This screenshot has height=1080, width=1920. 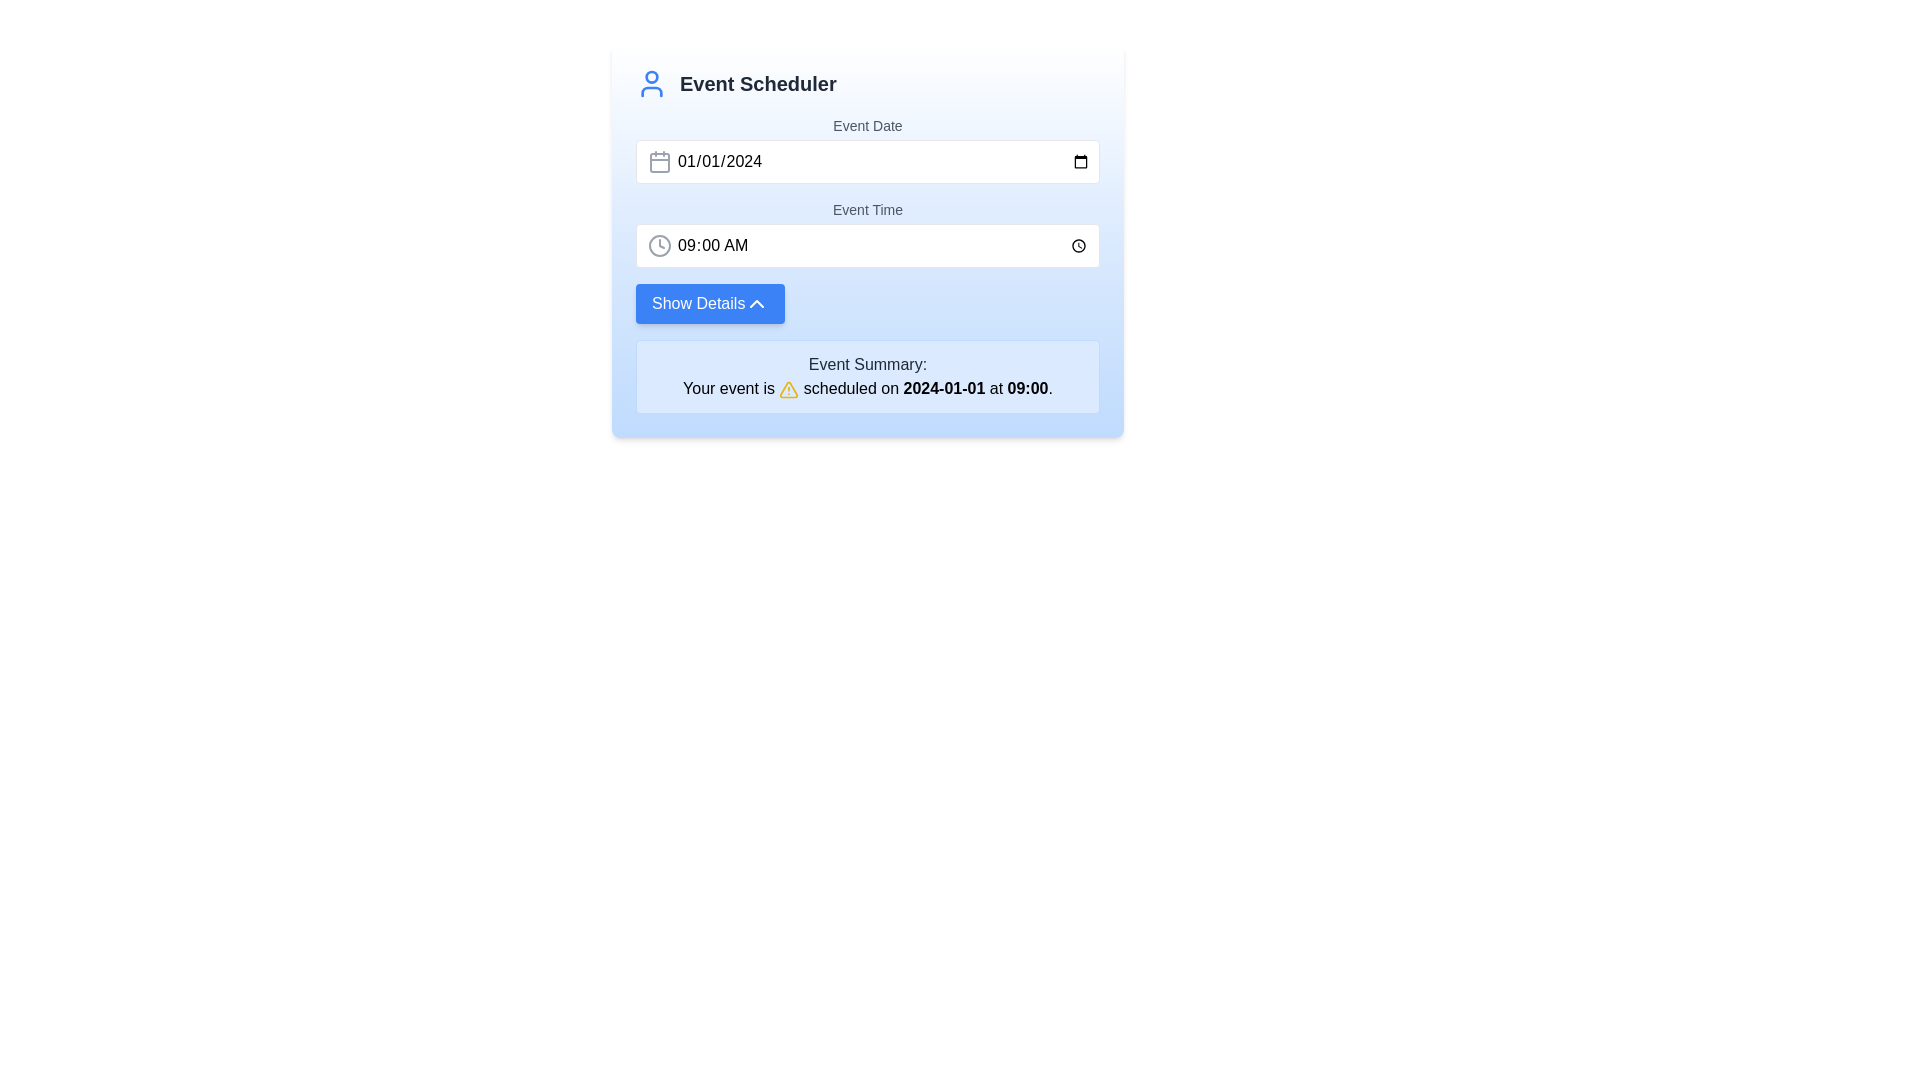 What do you see at coordinates (868, 126) in the screenshot?
I see `the Text label that describes the input field for entering or selecting an event date, positioned directly above the input field with the placeholder '01/01/2024'` at bounding box center [868, 126].